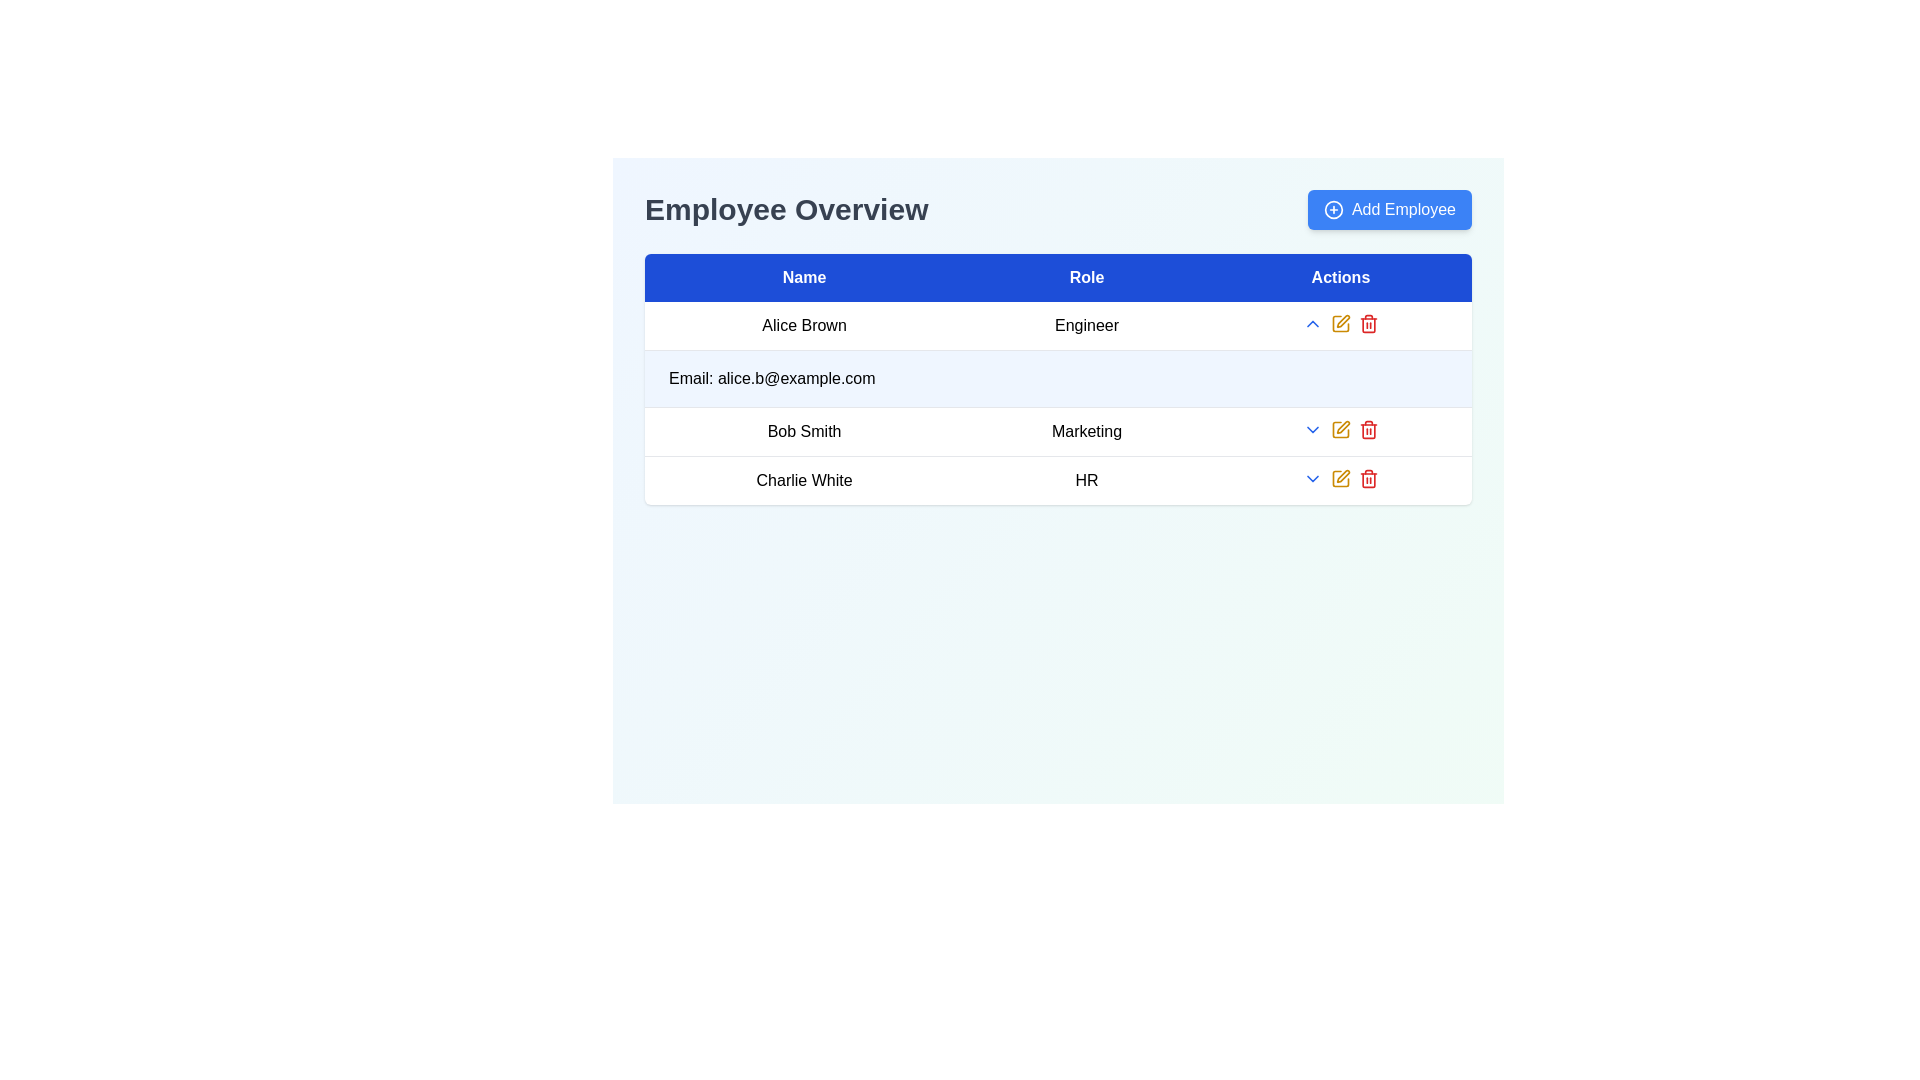 This screenshot has height=1080, width=1920. What do you see at coordinates (804, 431) in the screenshot?
I see `the Text label displaying 'Bob Smith', which is located under the 'Name' column in the second row of the table` at bounding box center [804, 431].